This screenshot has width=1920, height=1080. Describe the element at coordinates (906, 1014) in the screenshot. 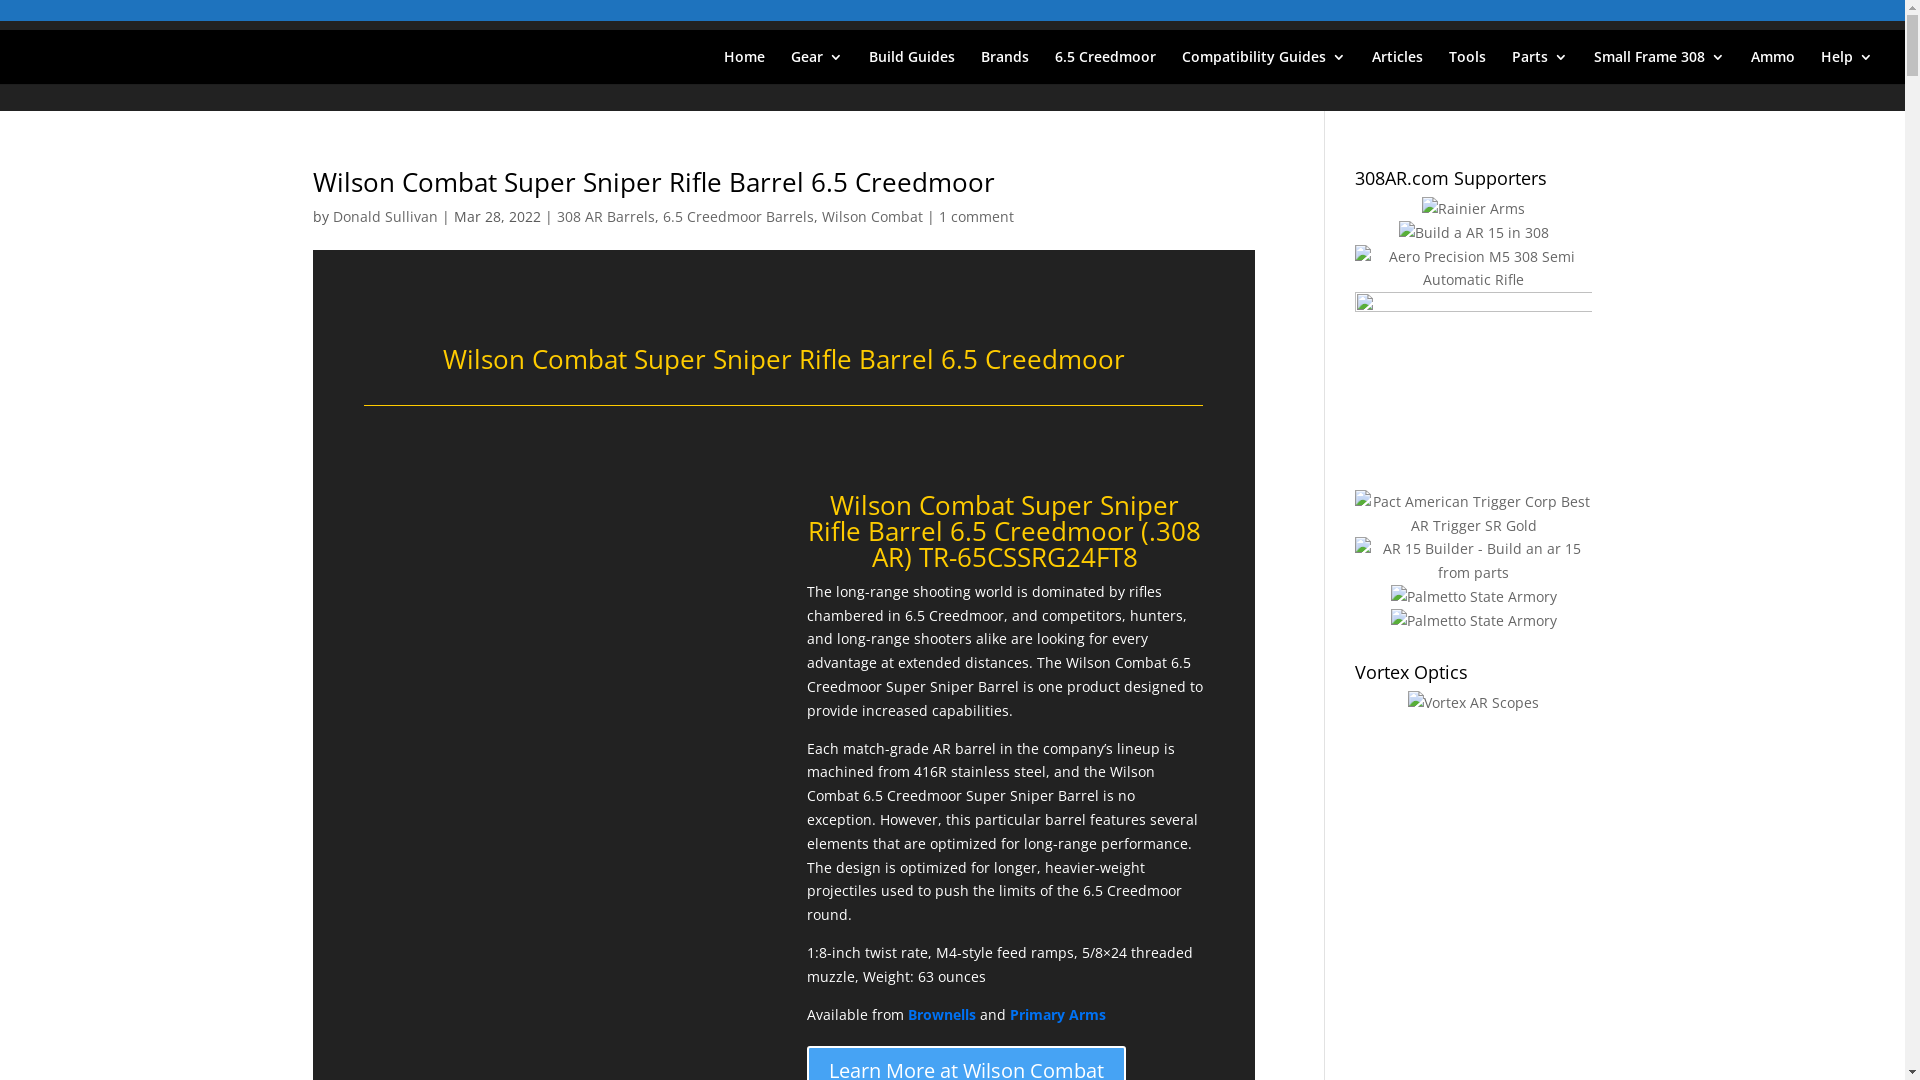

I see `'Brownells'` at that location.